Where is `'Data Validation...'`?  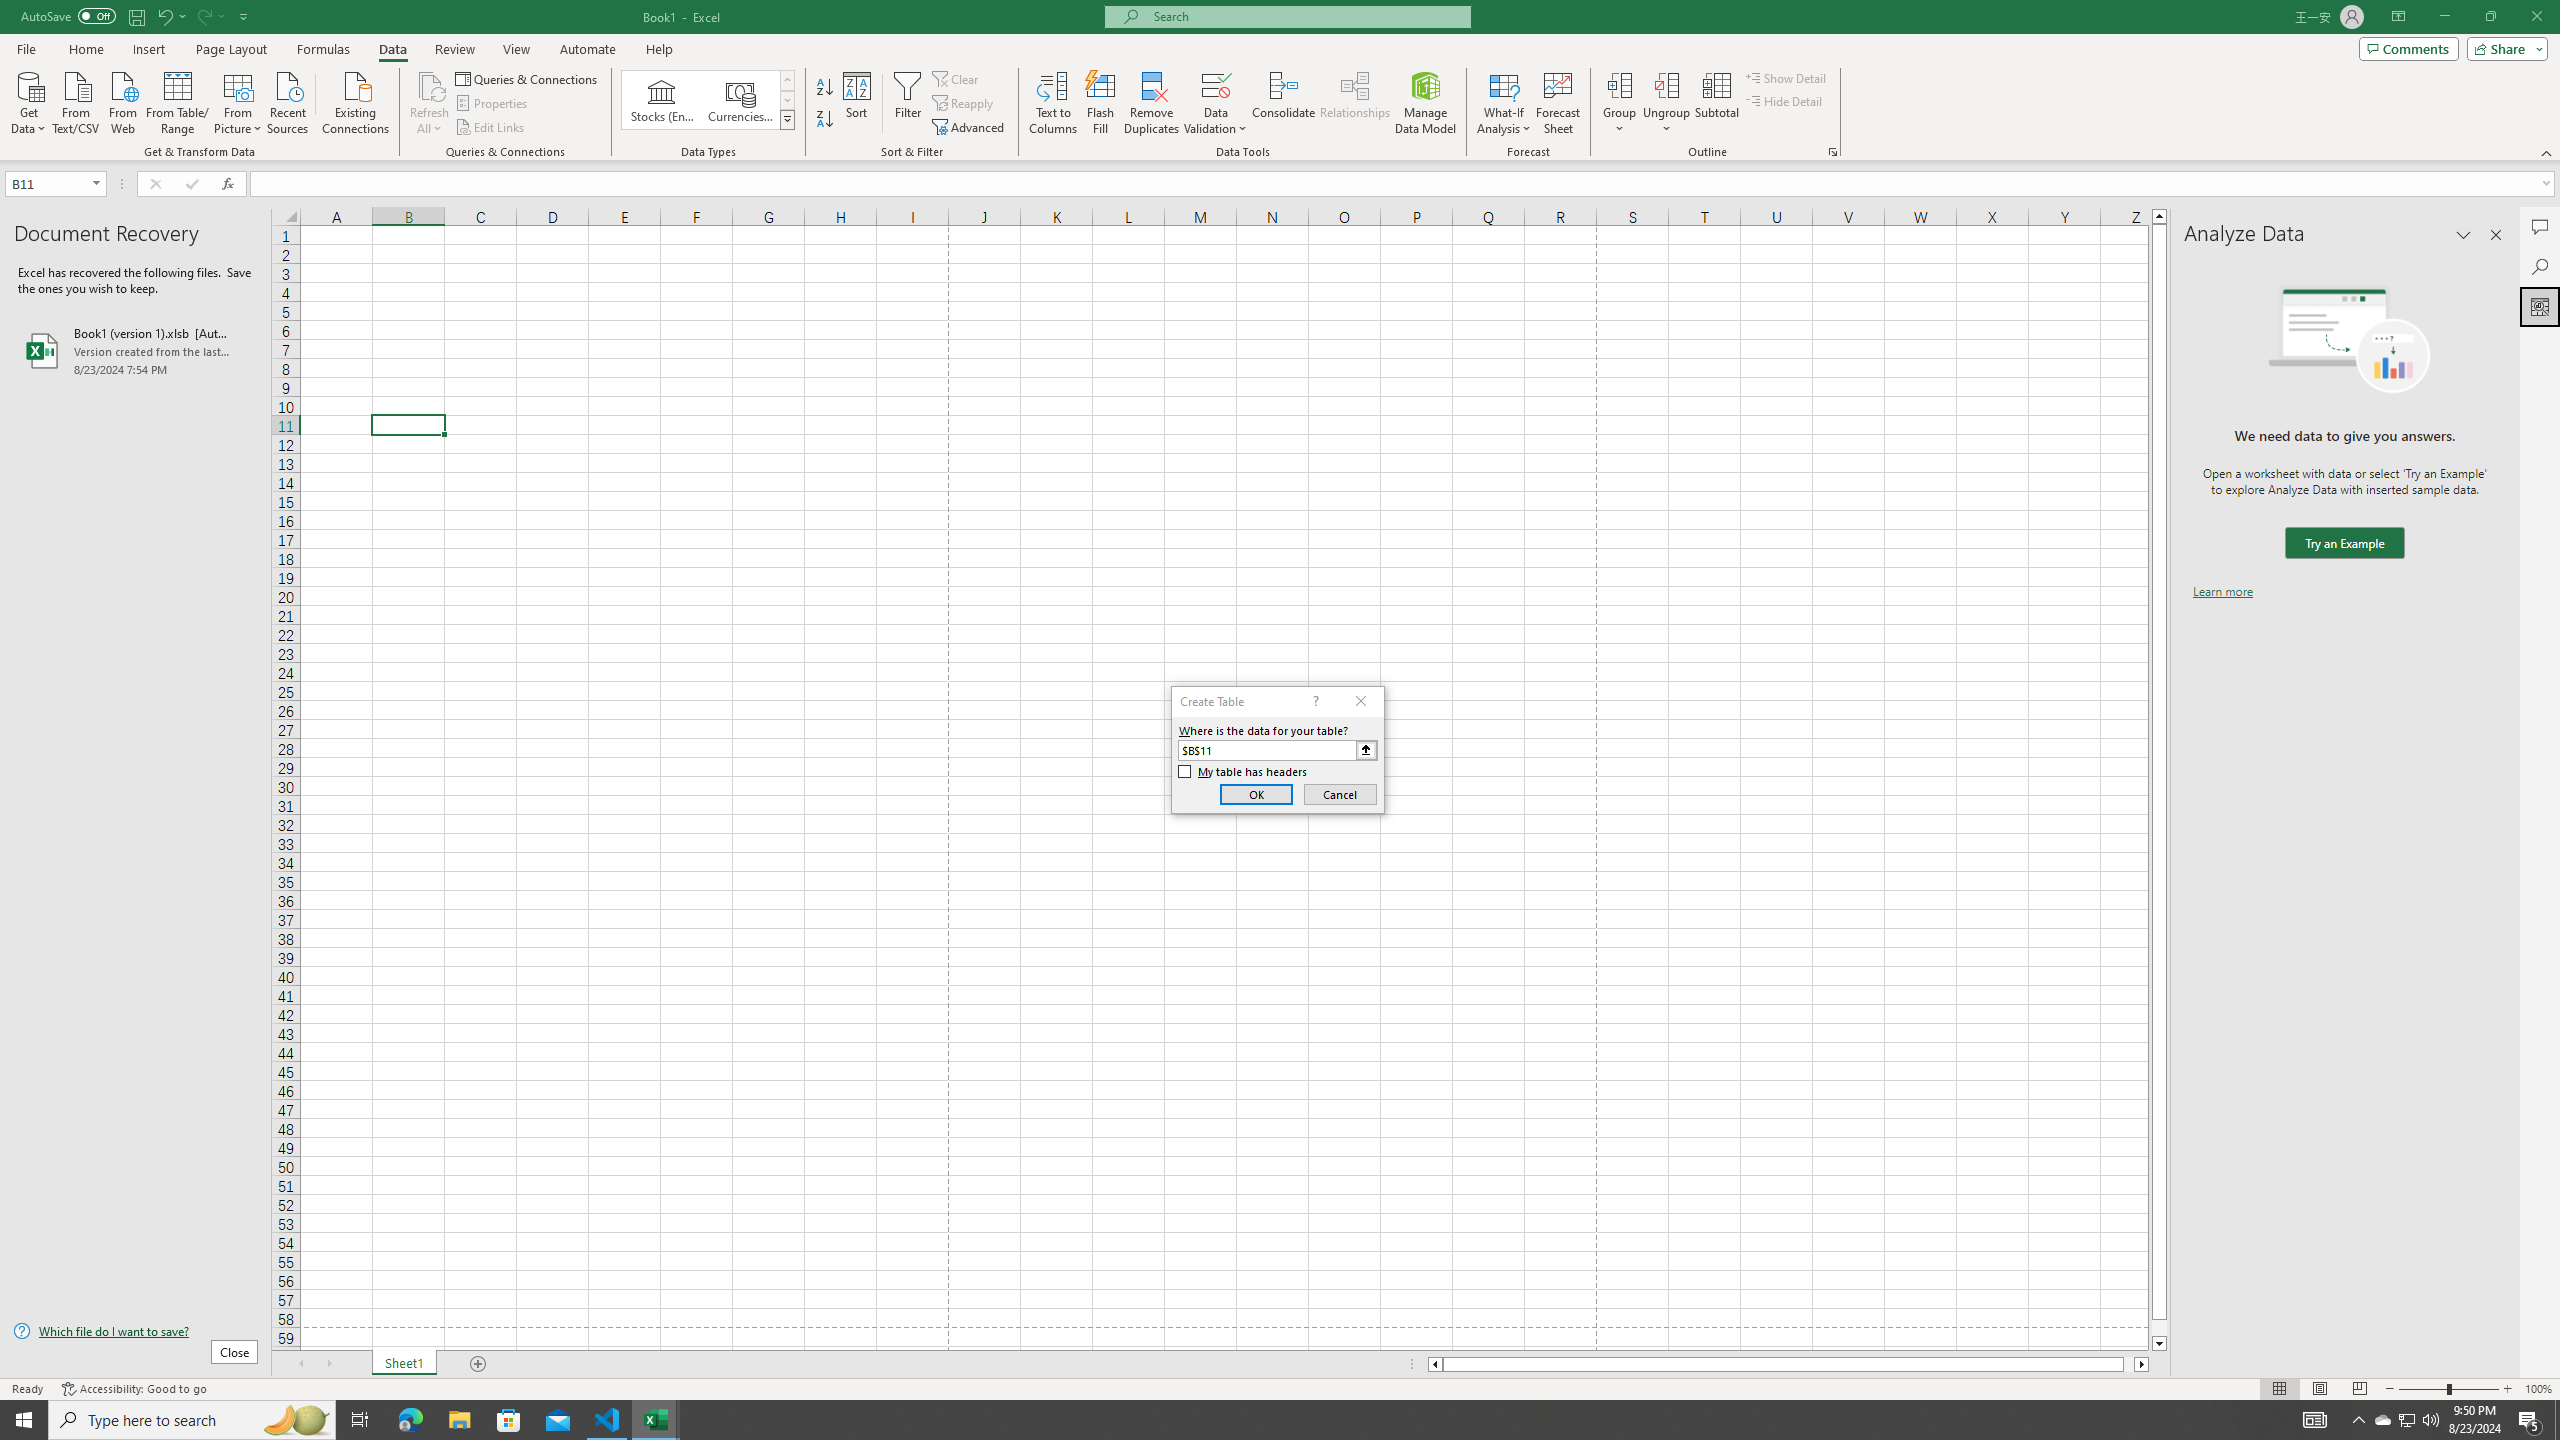 'Data Validation...' is located at coordinates (1215, 84).